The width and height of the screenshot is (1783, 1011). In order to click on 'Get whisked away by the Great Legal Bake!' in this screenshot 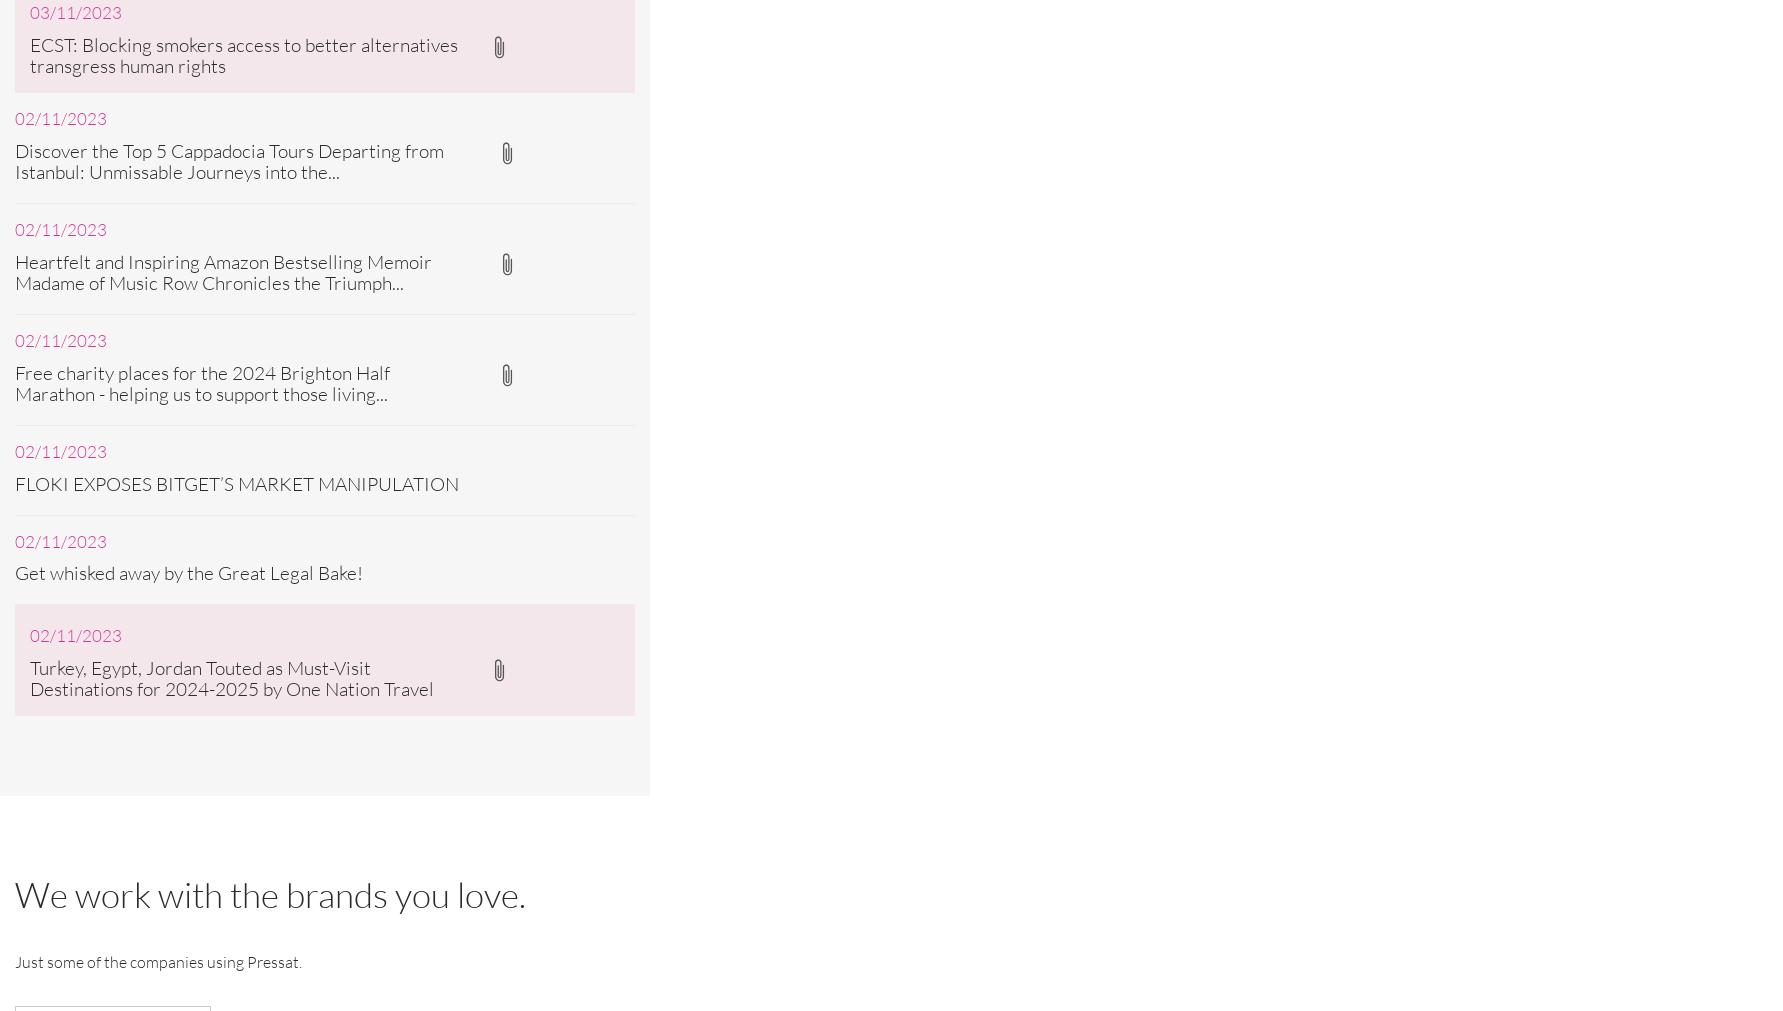, I will do `click(187, 573)`.